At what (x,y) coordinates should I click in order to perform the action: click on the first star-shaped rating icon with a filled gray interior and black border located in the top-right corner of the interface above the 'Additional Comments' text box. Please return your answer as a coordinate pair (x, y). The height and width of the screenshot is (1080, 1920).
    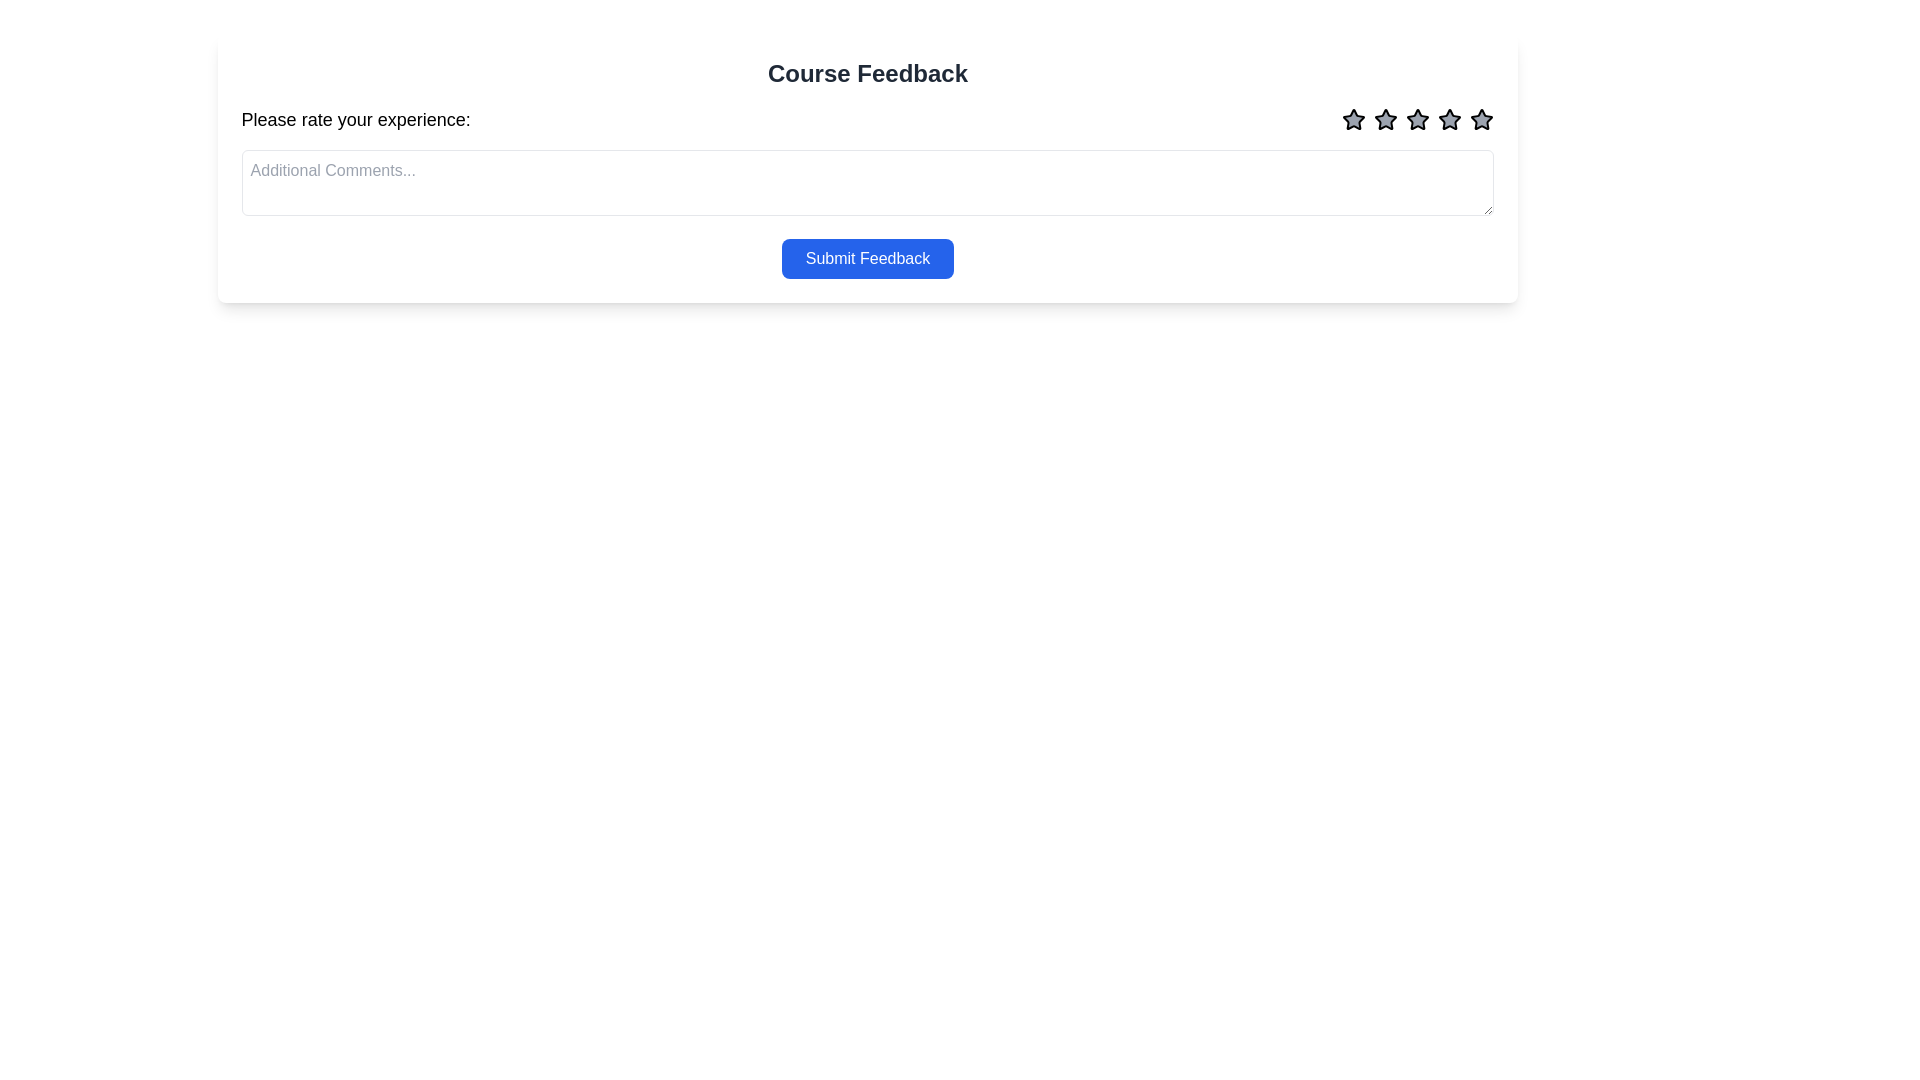
    Looking at the image, I should click on (1353, 119).